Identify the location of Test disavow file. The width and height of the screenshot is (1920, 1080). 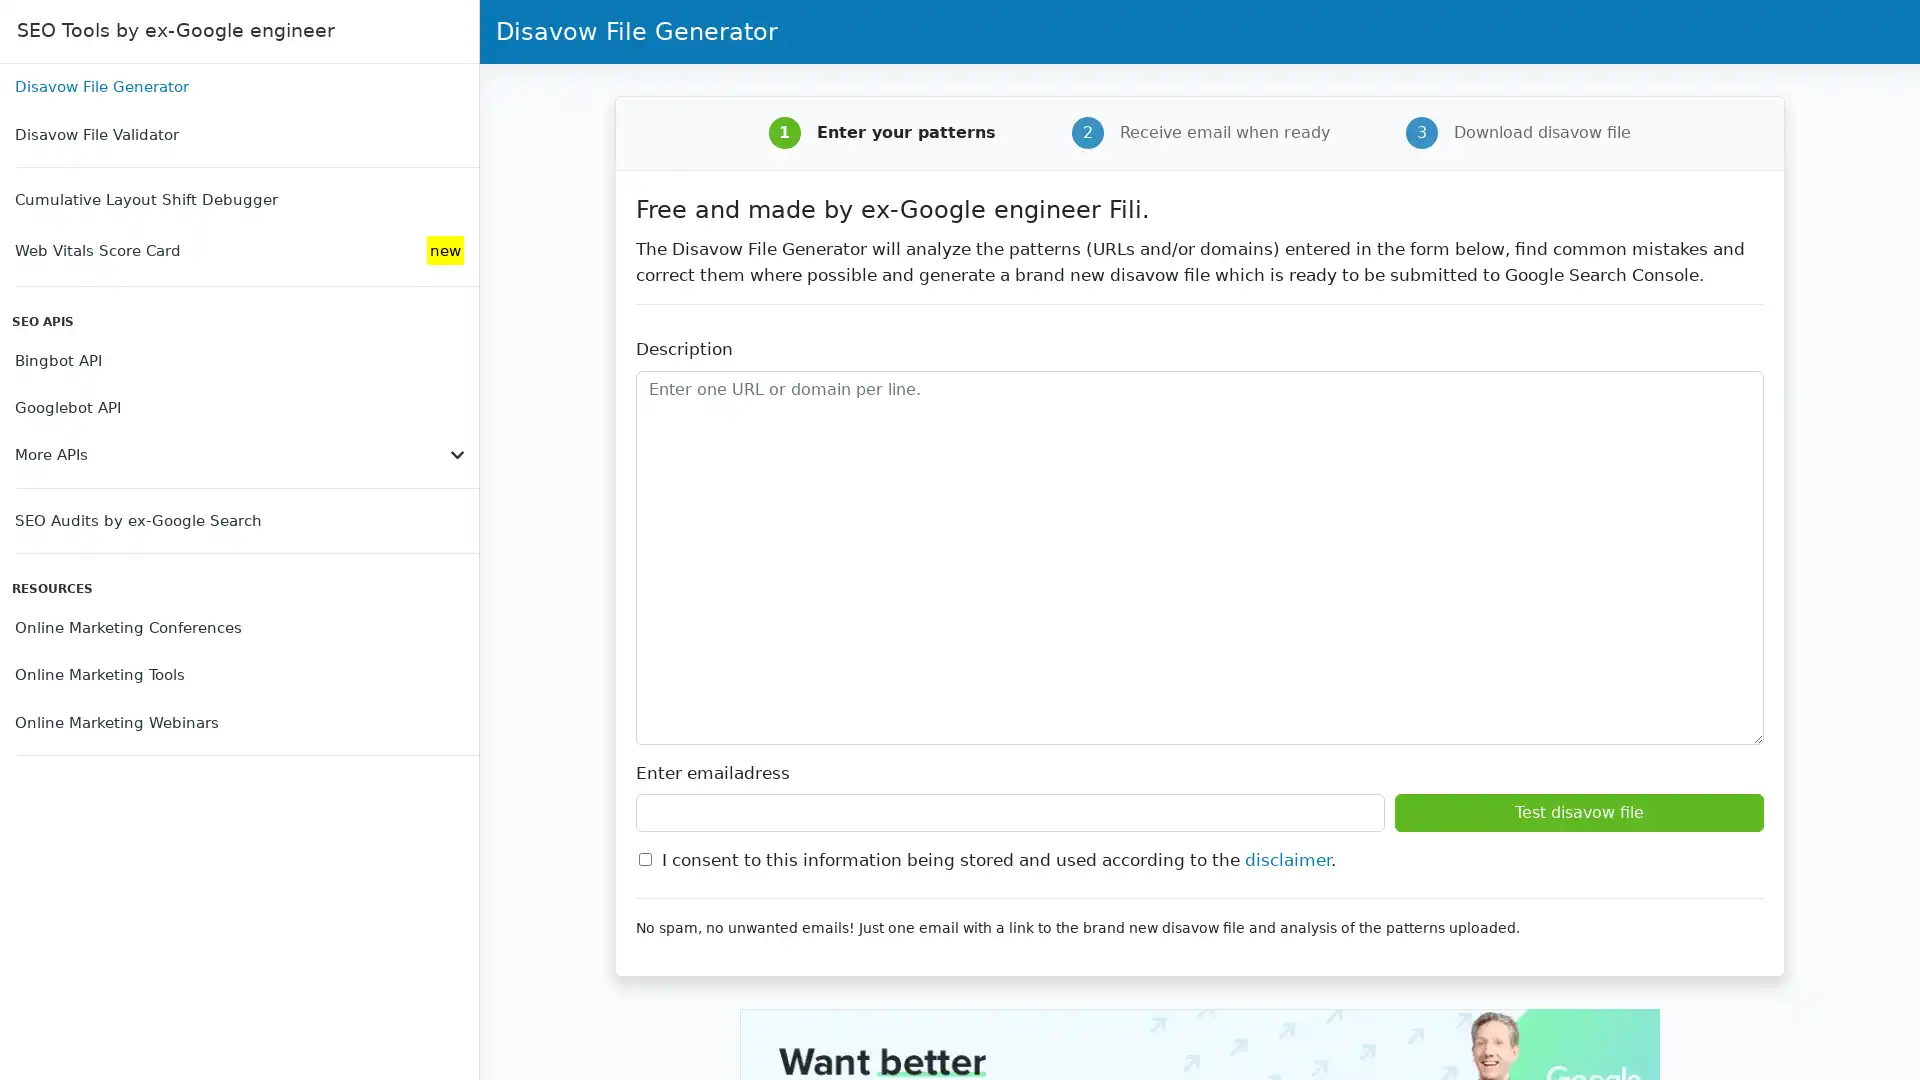
(1578, 813).